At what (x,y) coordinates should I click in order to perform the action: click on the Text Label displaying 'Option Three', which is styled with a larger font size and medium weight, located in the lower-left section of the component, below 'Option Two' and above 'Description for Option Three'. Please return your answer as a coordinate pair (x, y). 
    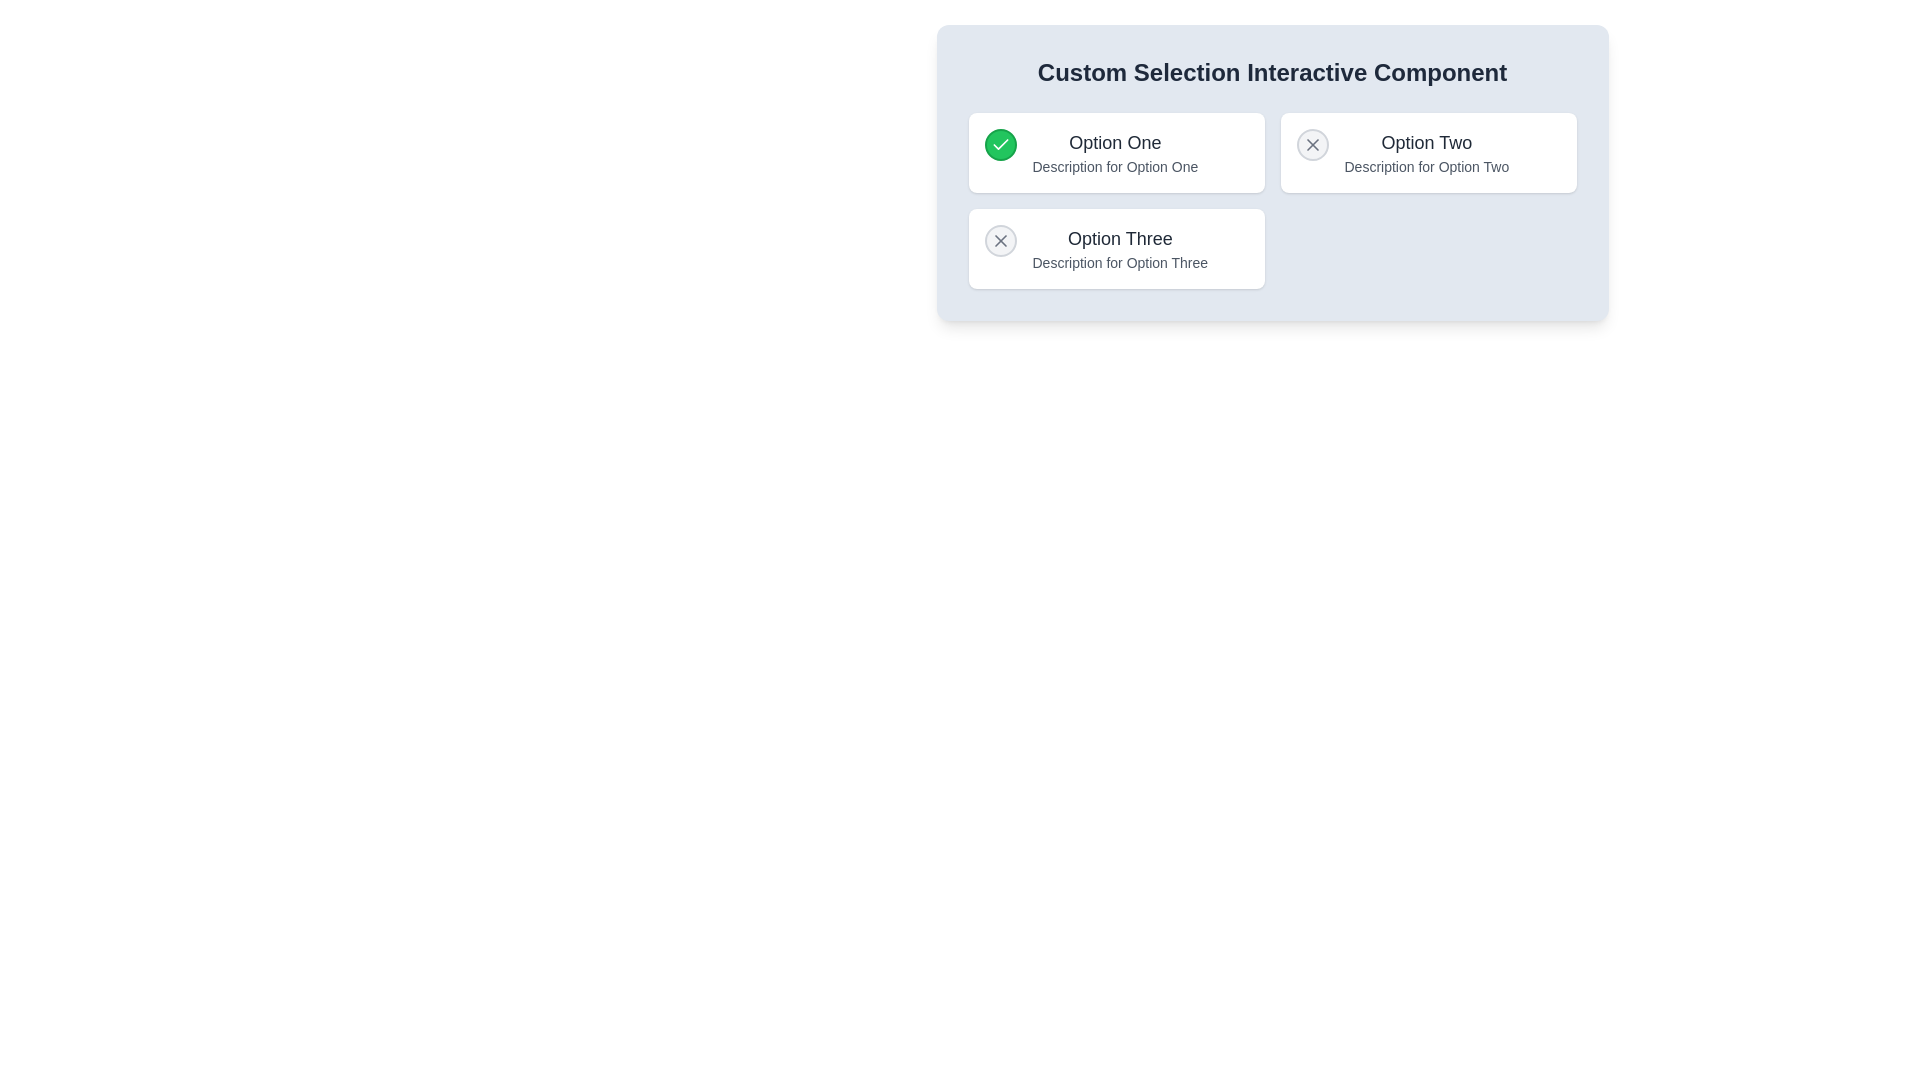
    Looking at the image, I should click on (1120, 238).